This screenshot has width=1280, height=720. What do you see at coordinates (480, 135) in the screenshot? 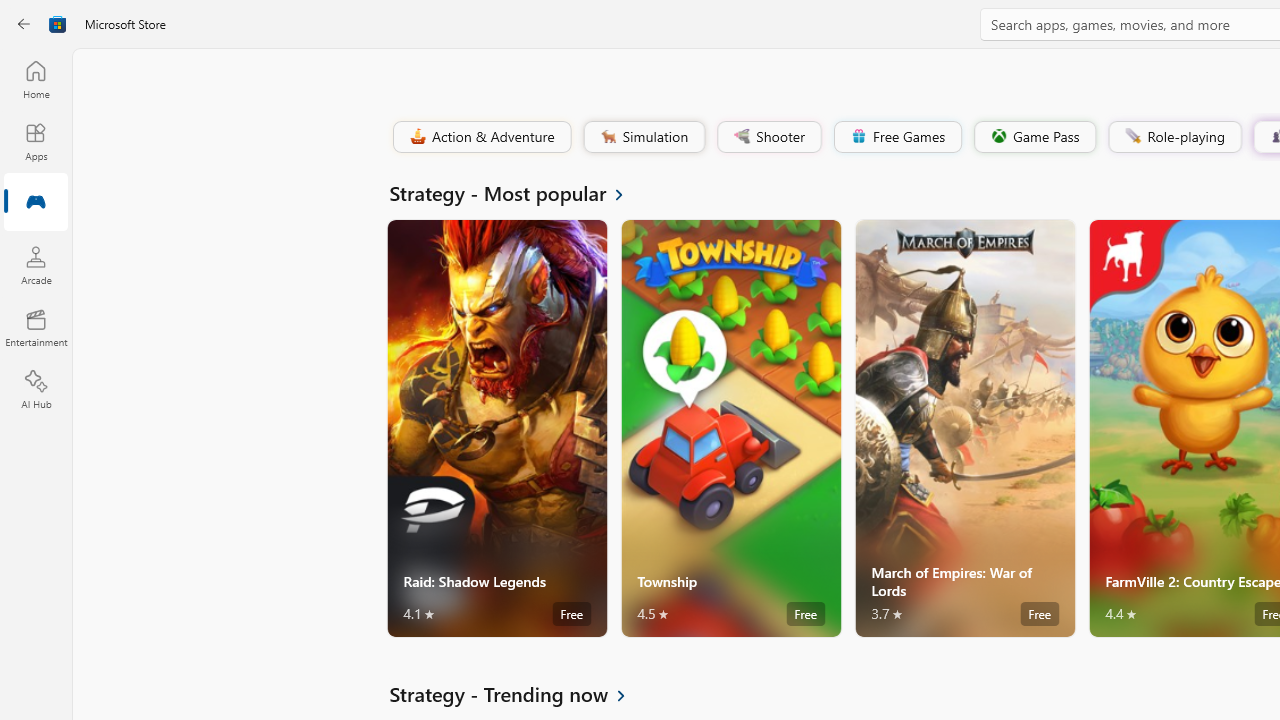
I see `'Action & Adventure'` at bounding box center [480, 135].